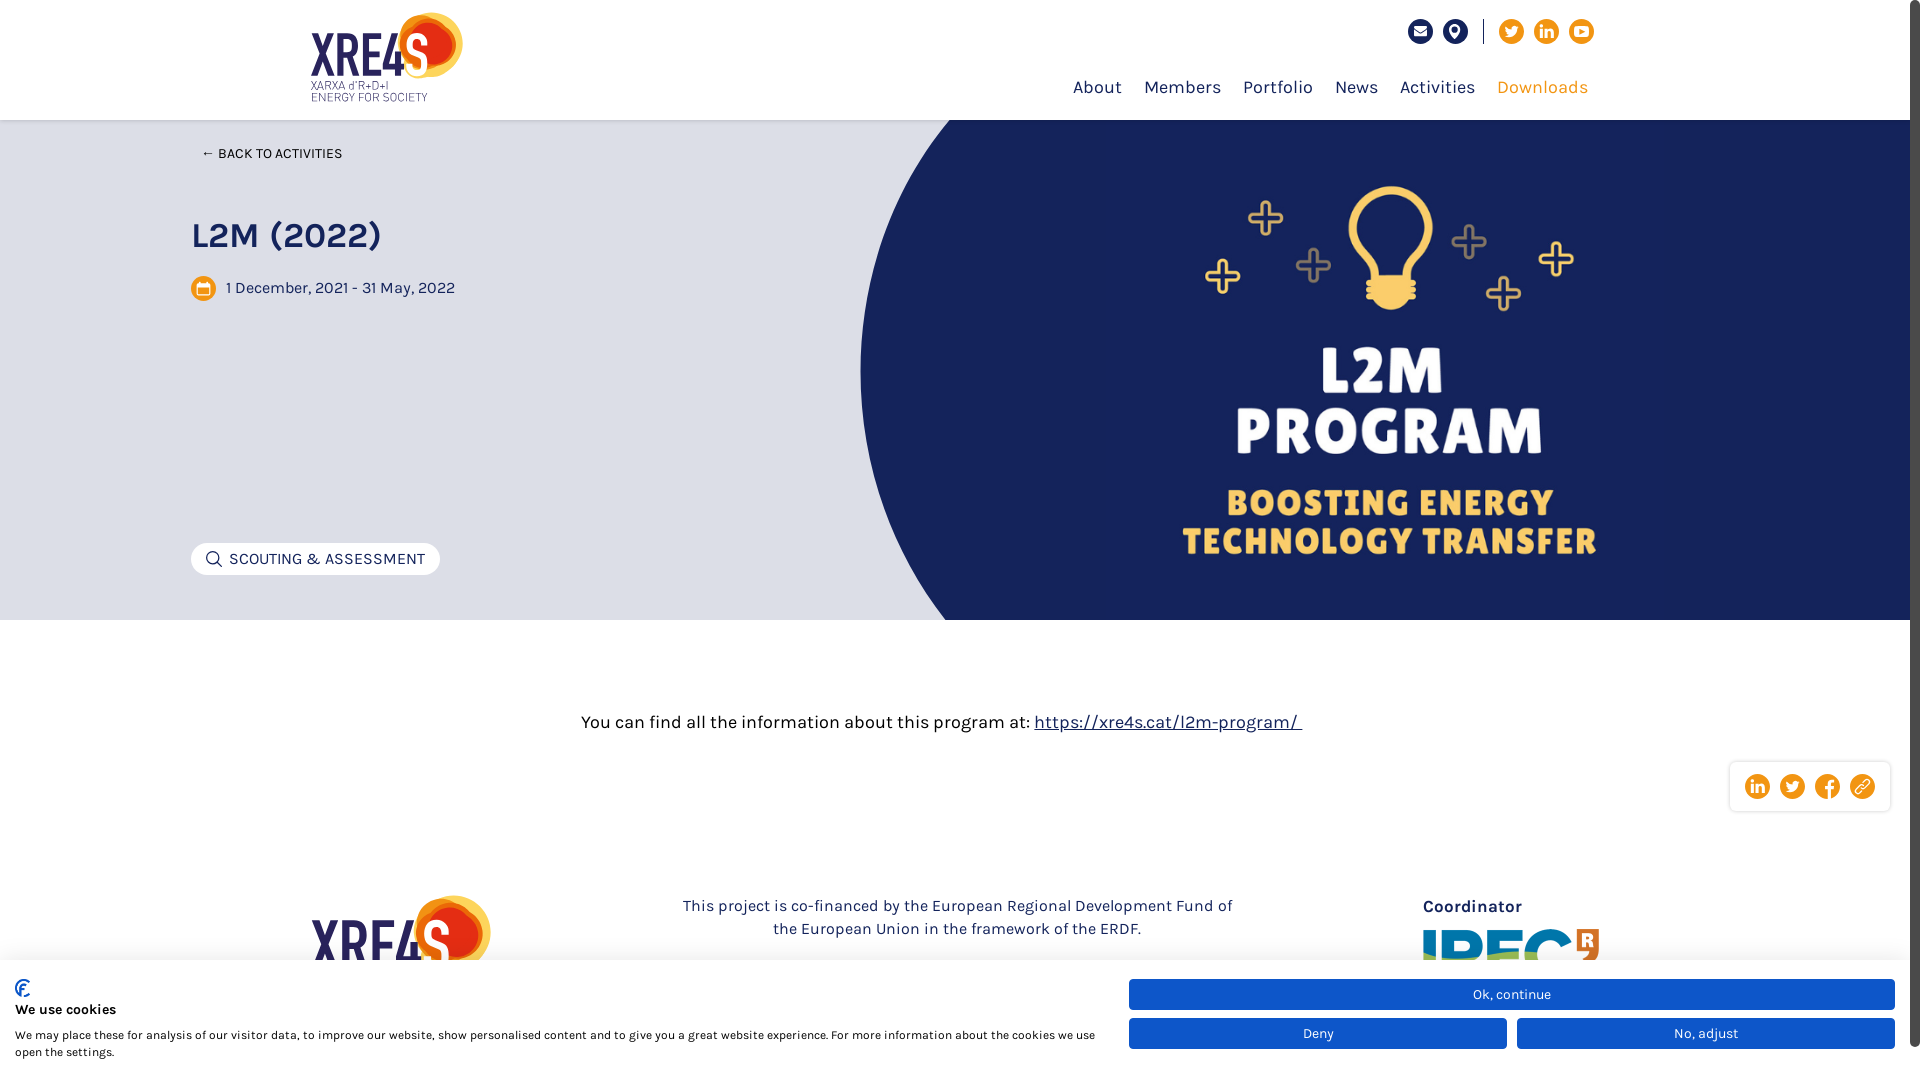 The width and height of the screenshot is (1920, 1080). What do you see at coordinates (1182, 87) in the screenshot?
I see `'Members'` at bounding box center [1182, 87].